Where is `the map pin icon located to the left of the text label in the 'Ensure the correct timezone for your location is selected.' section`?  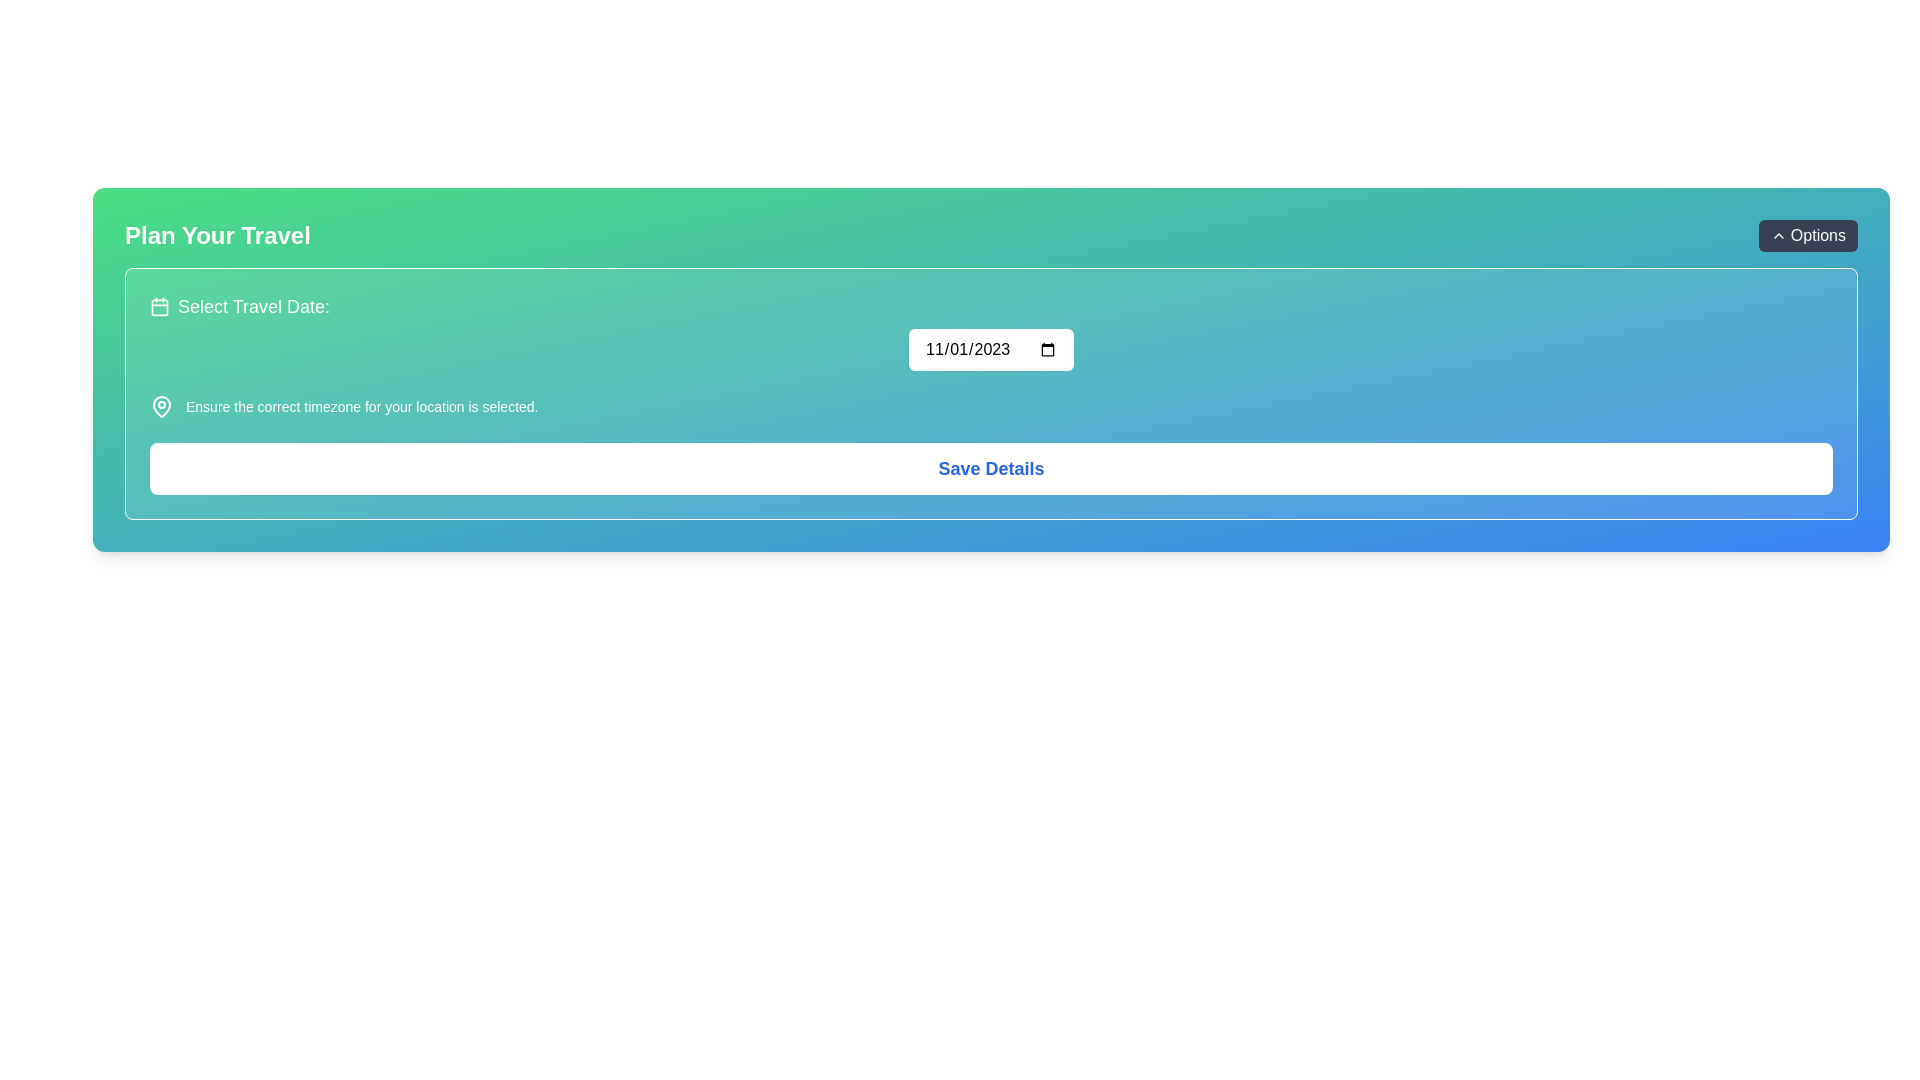 the map pin icon located to the left of the text label in the 'Ensure the correct timezone for your location is selected.' section is located at coordinates (162, 406).